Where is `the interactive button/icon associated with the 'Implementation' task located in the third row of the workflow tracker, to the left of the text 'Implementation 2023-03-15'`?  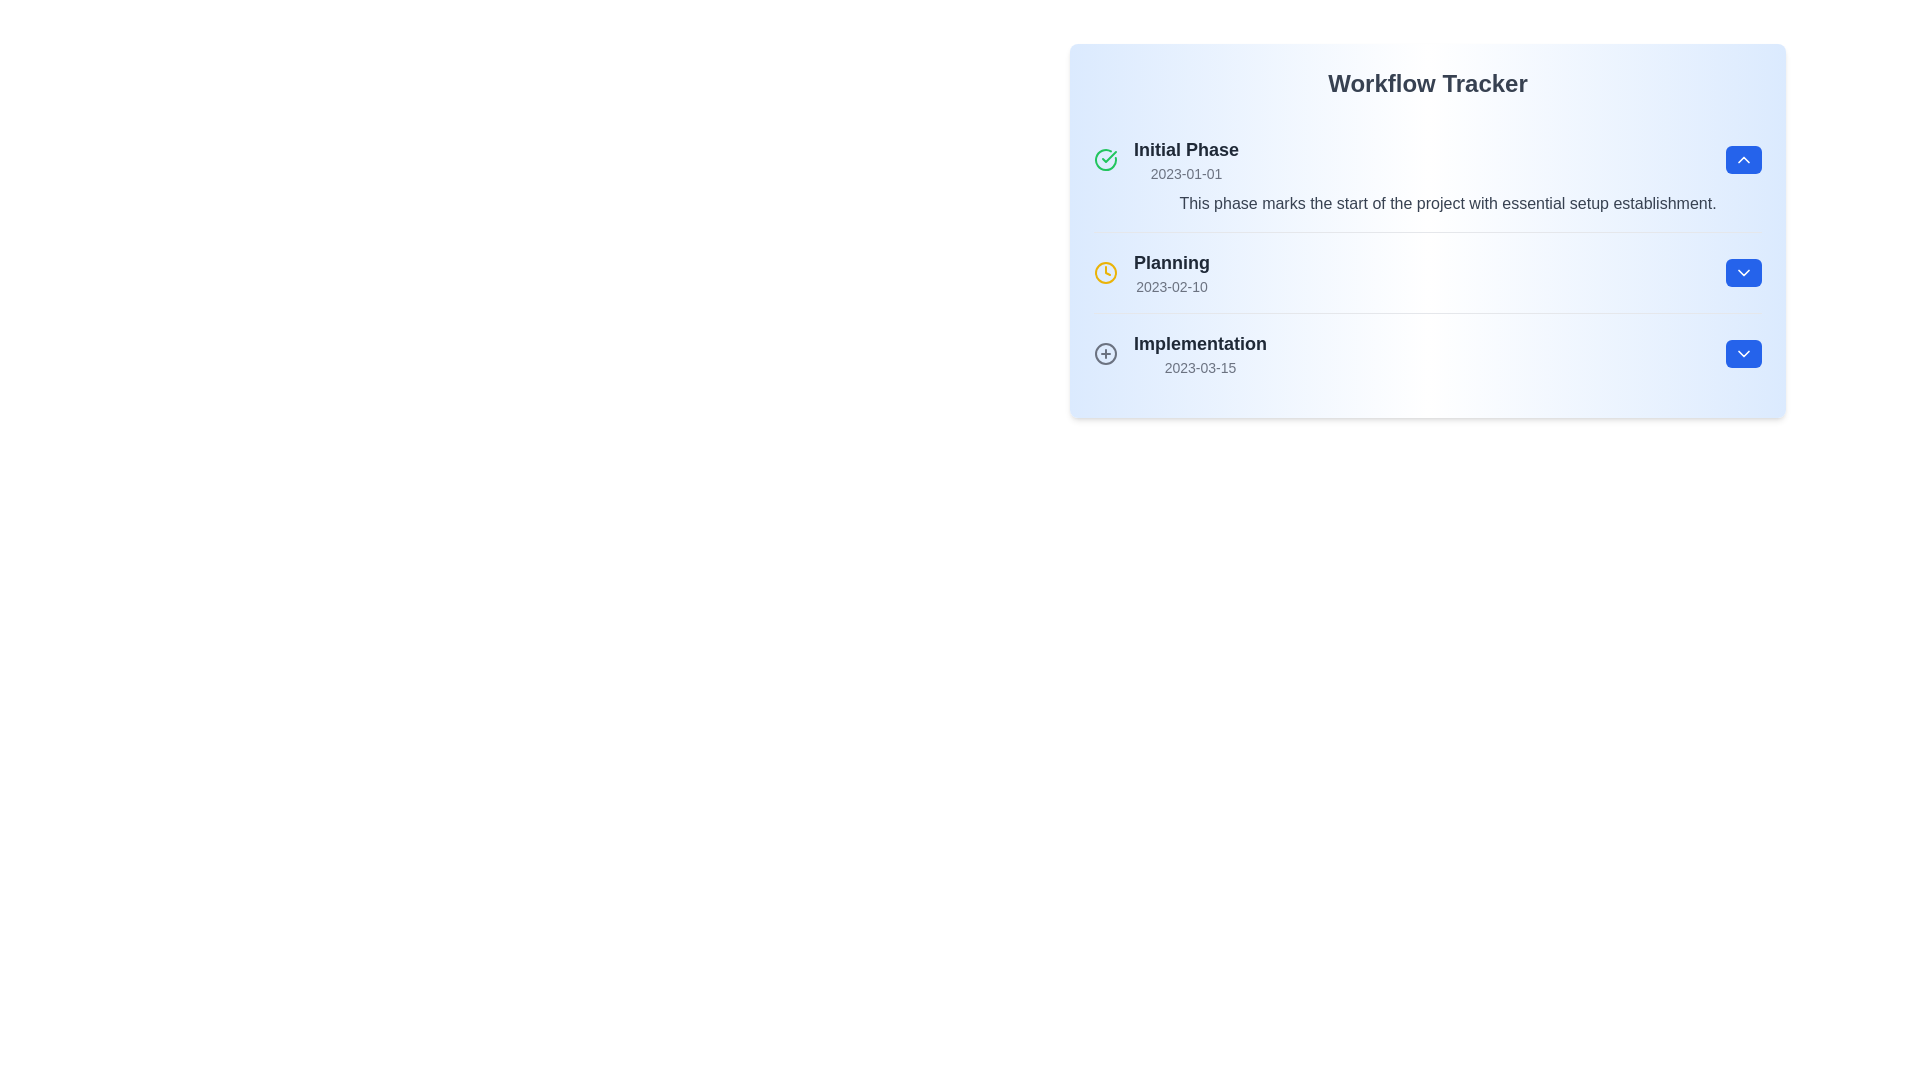
the interactive button/icon associated with the 'Implementation' task located in the third row of the workflow tracker, to the left of the text 'Implementation 2023-03-15' is located at coordinates (1104, 353).